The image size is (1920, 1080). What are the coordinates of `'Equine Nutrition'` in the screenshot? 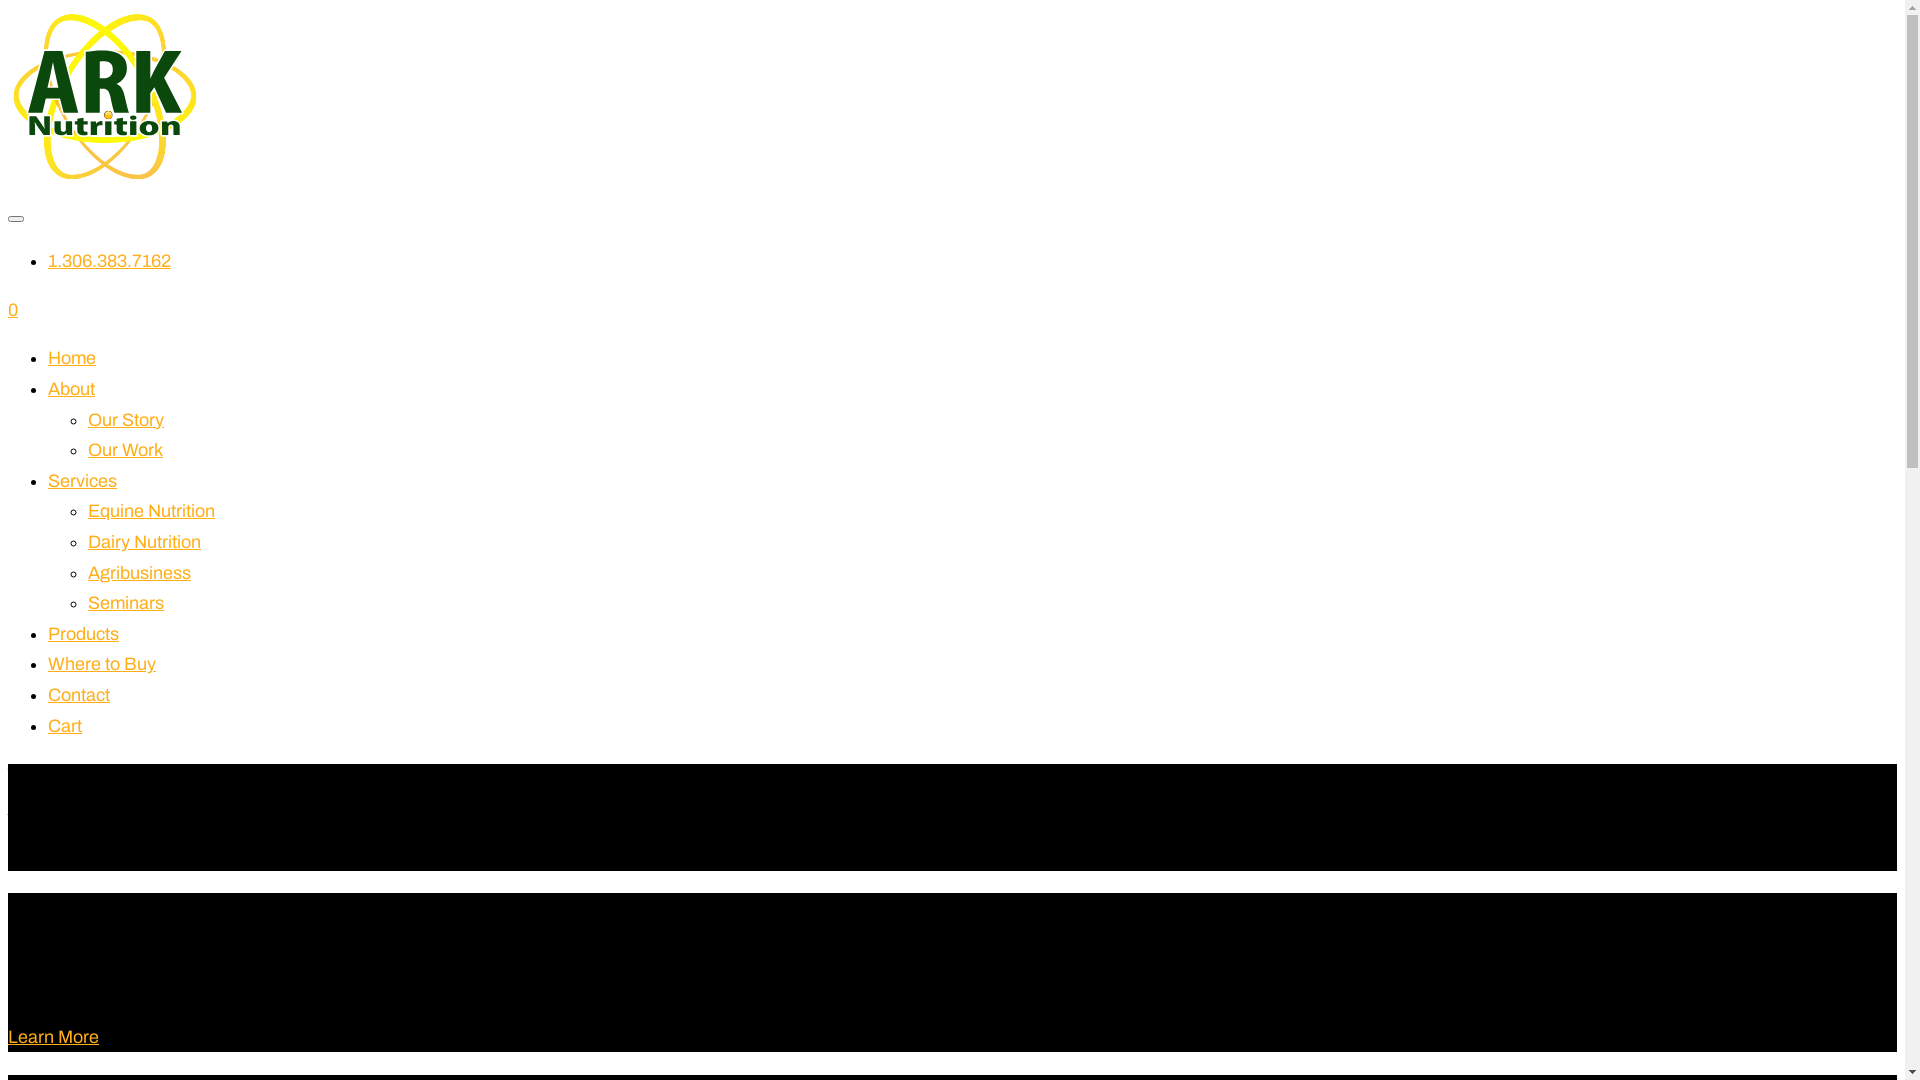 It's located at (150, 509).